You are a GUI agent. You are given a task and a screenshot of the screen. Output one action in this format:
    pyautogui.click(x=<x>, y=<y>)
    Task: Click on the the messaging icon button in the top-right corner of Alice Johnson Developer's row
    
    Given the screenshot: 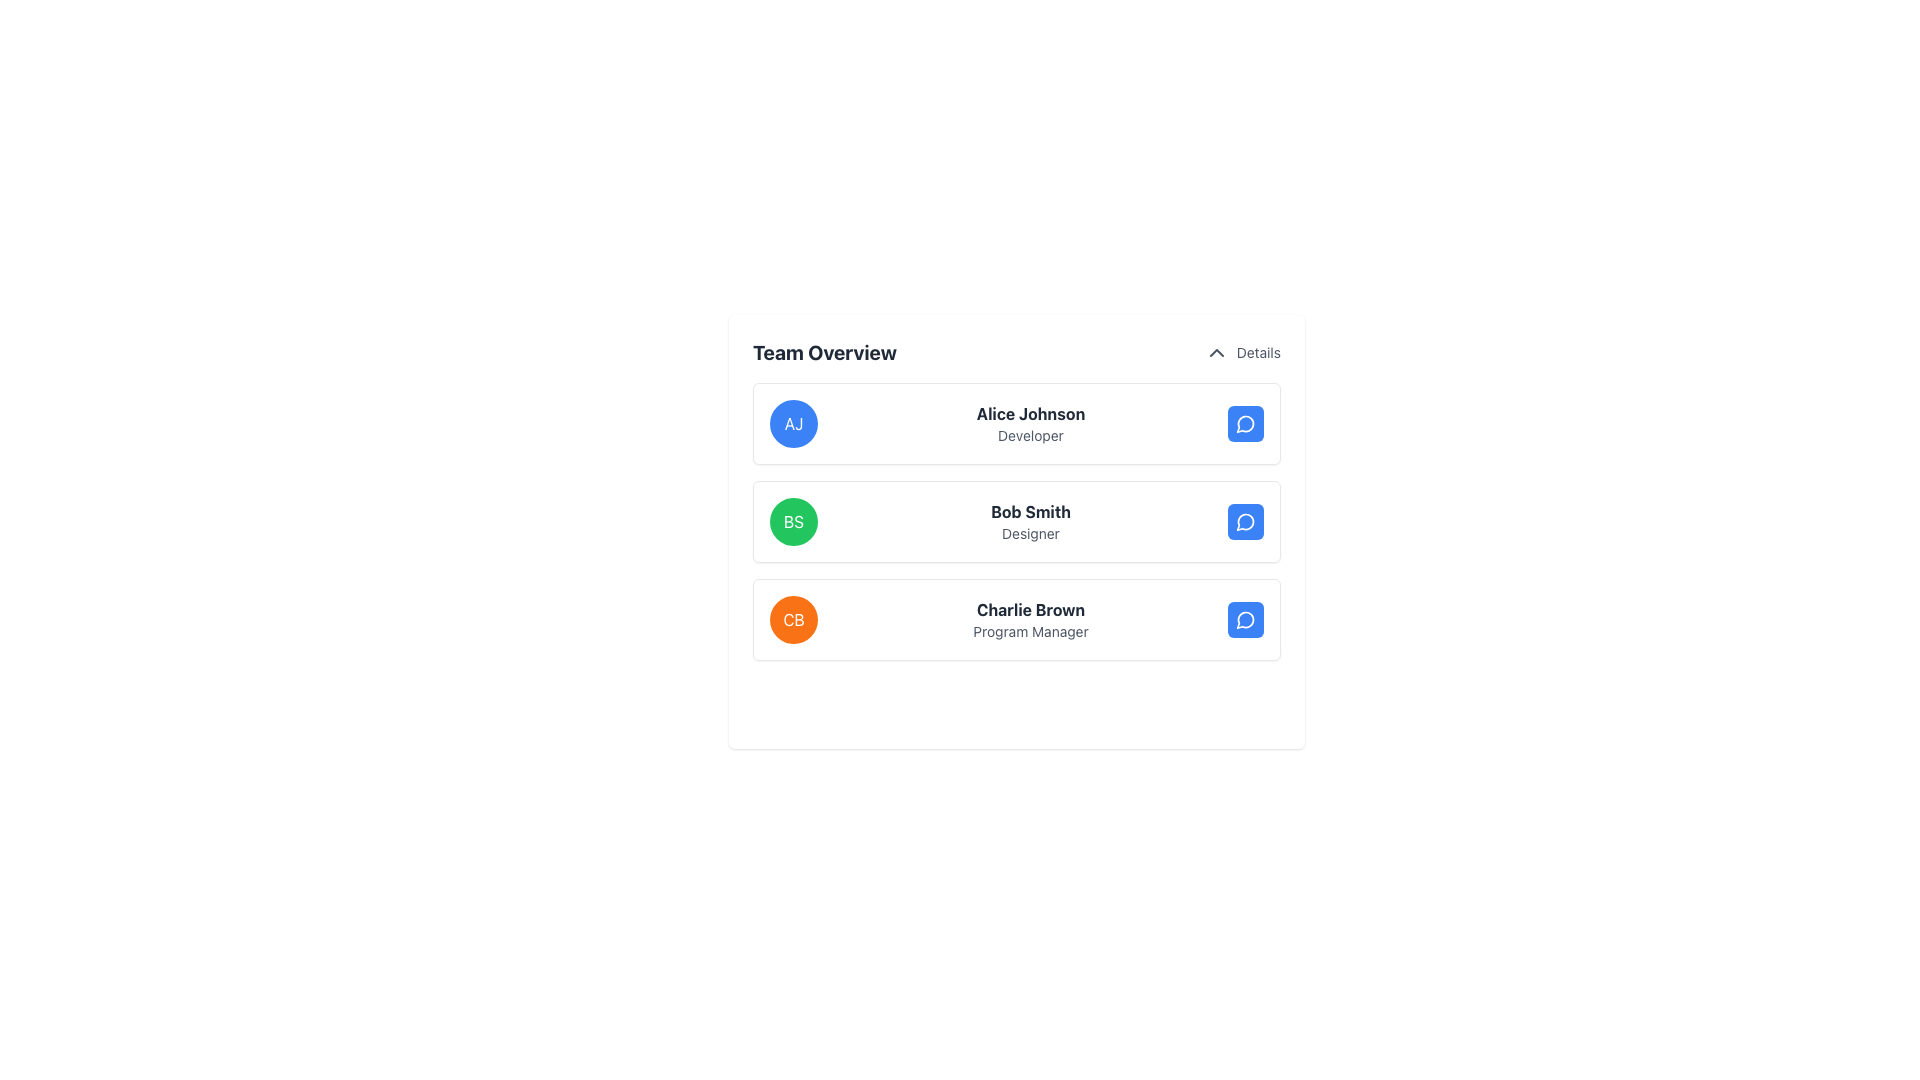 What is the action you would take?
    pyautogui.click(x=1245, y=423)
    